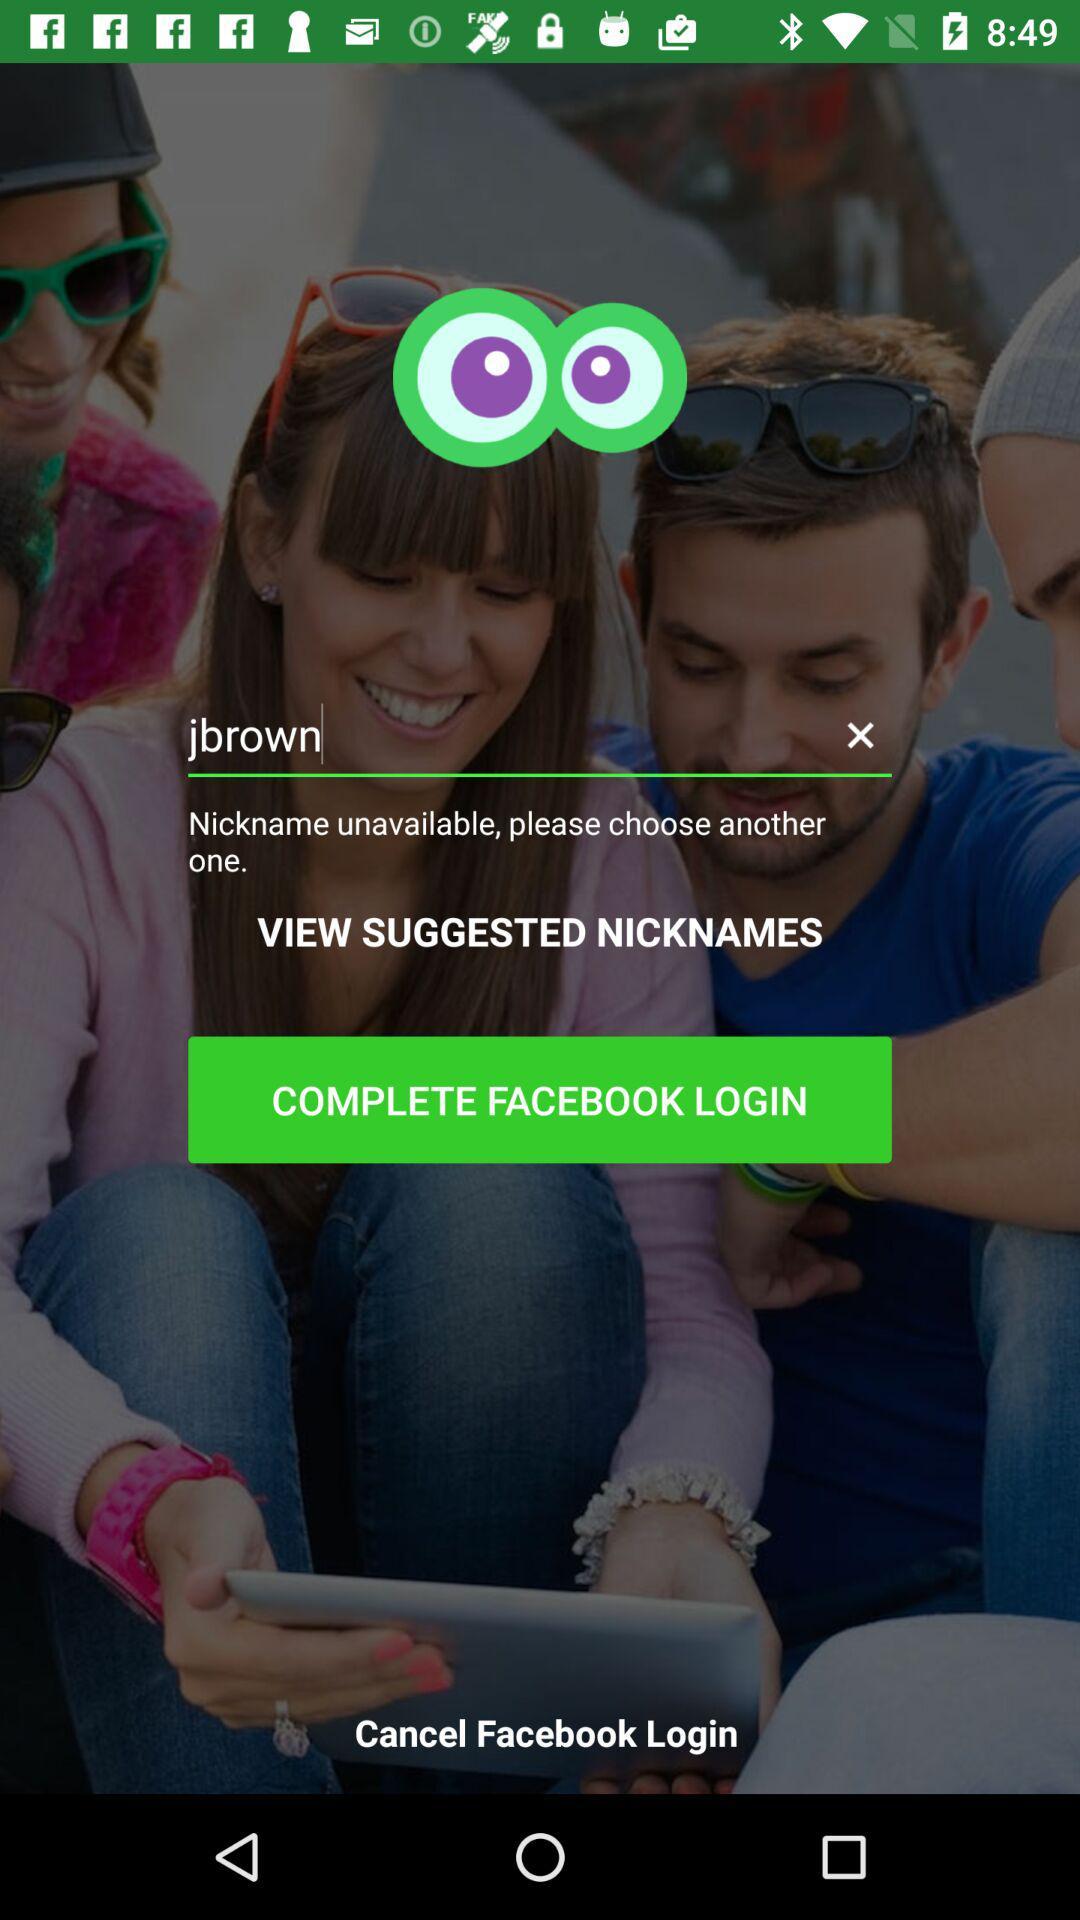  I want to click on view suggested nicknames icon, so click(540, 930).